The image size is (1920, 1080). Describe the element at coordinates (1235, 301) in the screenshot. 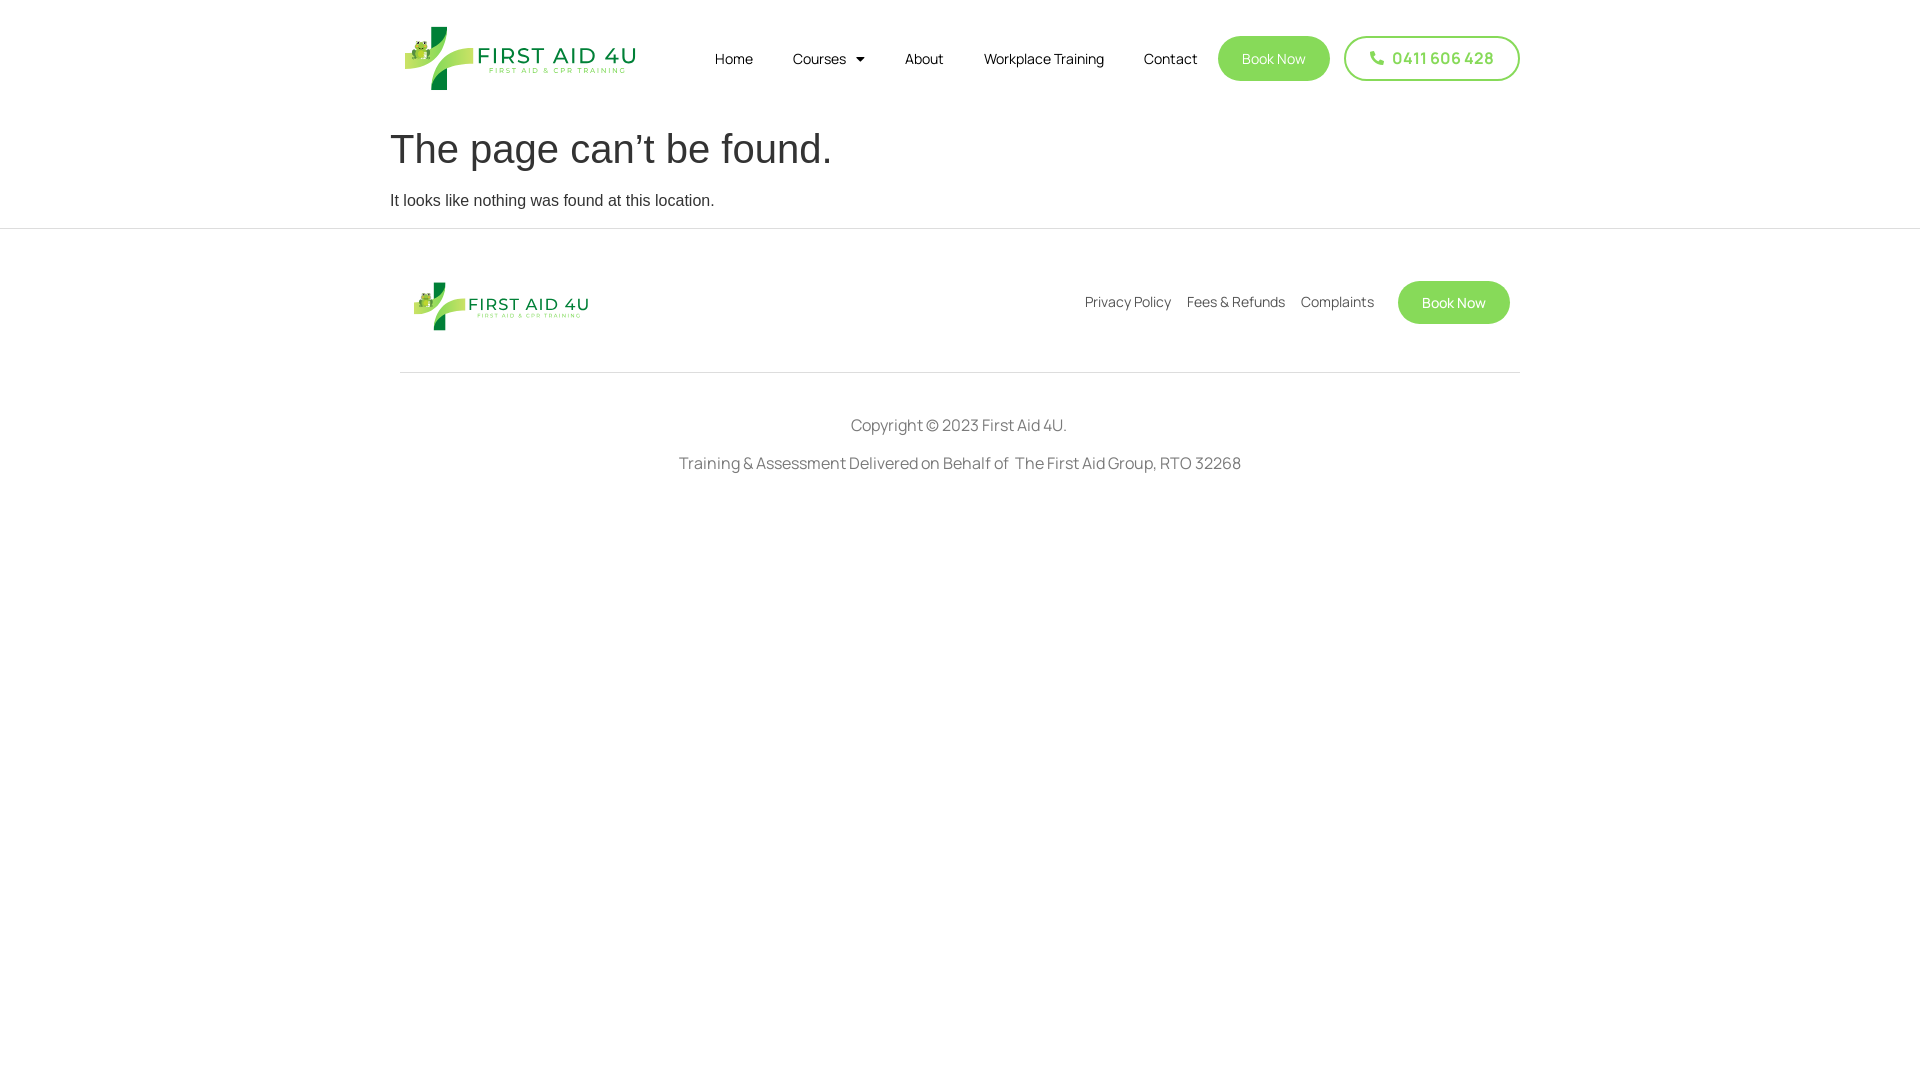

I see `'Fees & Refunds'` at that location.